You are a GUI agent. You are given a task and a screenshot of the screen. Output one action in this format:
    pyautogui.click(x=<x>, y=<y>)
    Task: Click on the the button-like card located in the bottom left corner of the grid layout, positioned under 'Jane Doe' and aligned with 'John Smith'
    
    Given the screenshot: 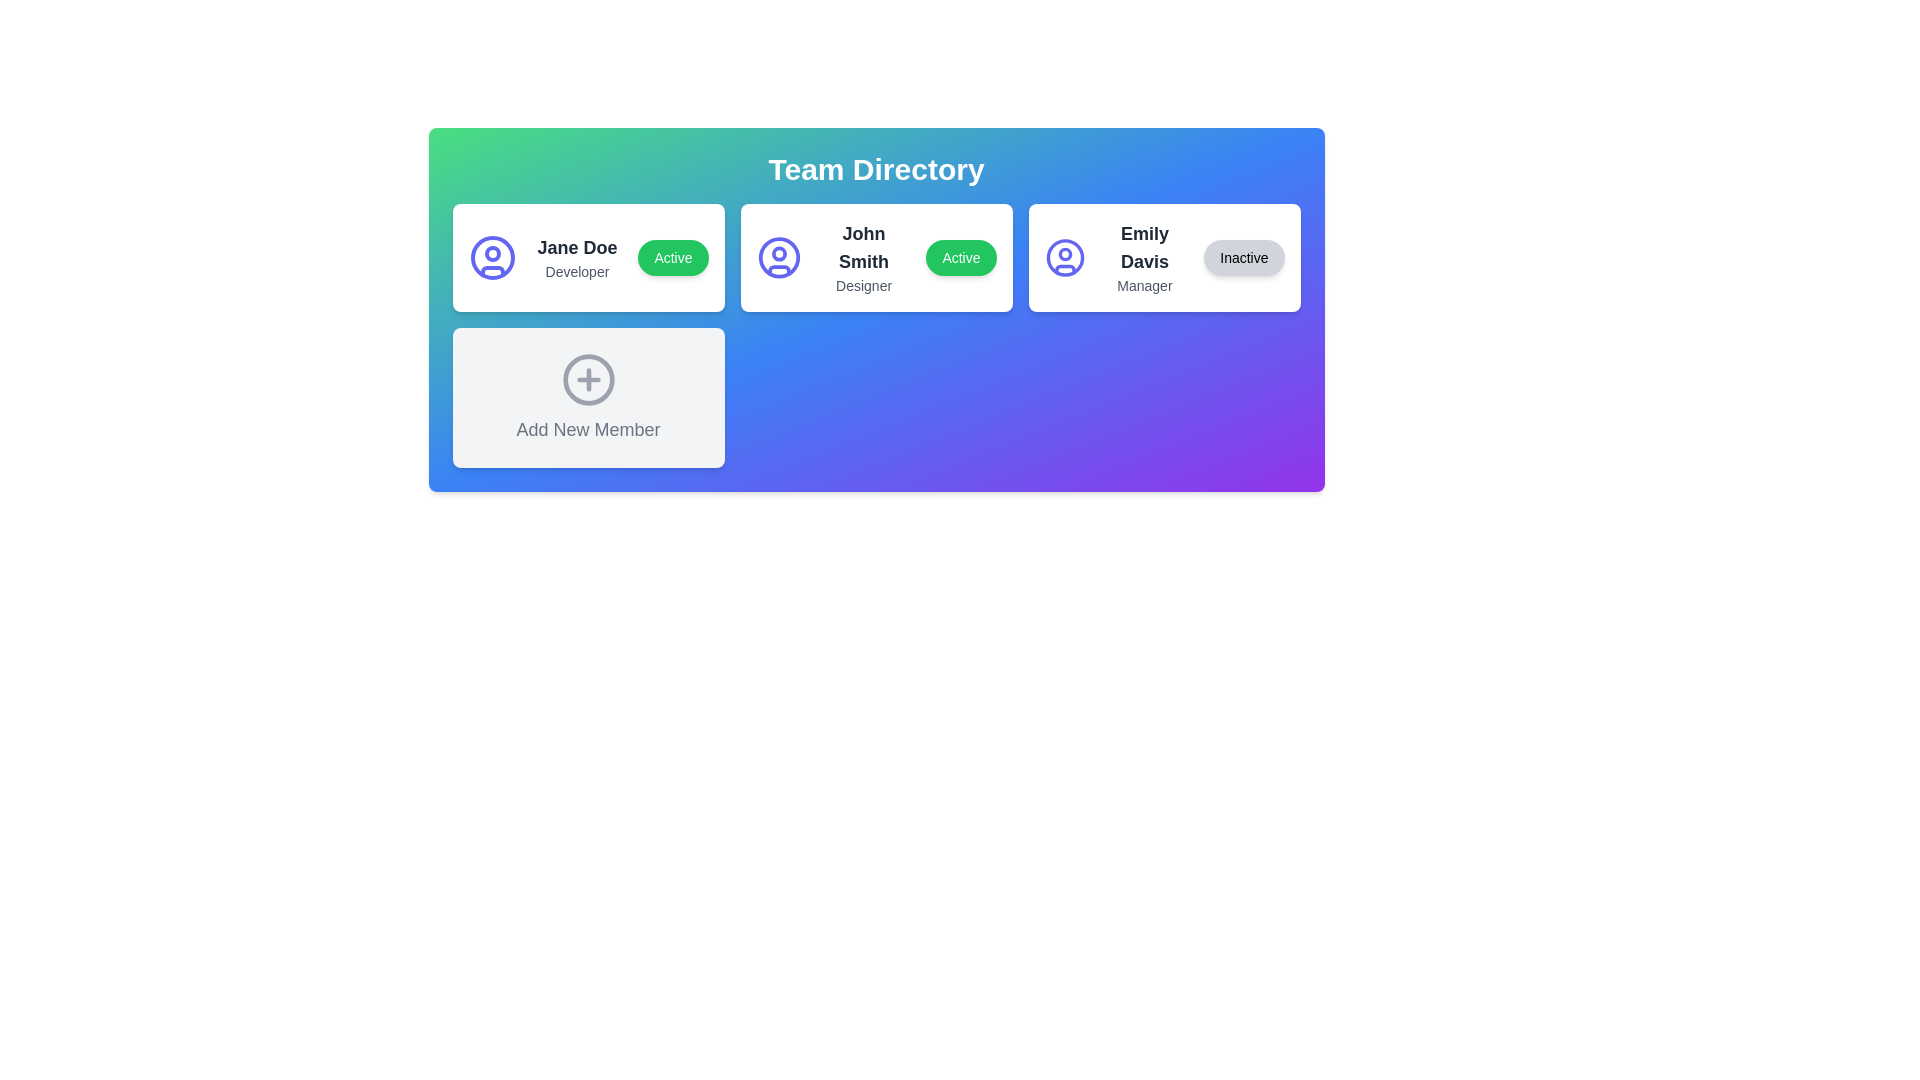 What is the action you would take?
    pyautogui.click(x=587, y=397)
    